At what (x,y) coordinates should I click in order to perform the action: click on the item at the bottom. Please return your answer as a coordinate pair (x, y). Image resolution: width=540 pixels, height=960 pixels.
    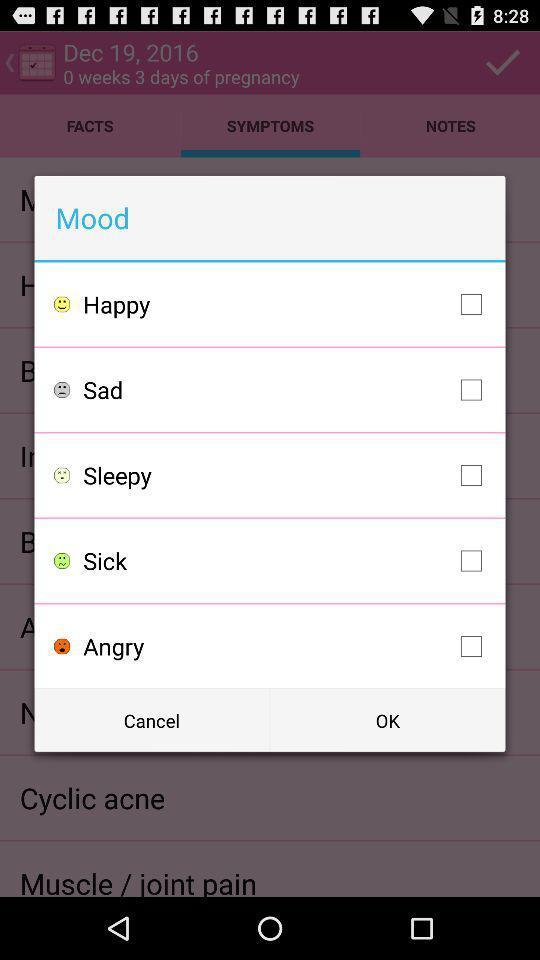
    Looking at the image, I should click on (286, 645).